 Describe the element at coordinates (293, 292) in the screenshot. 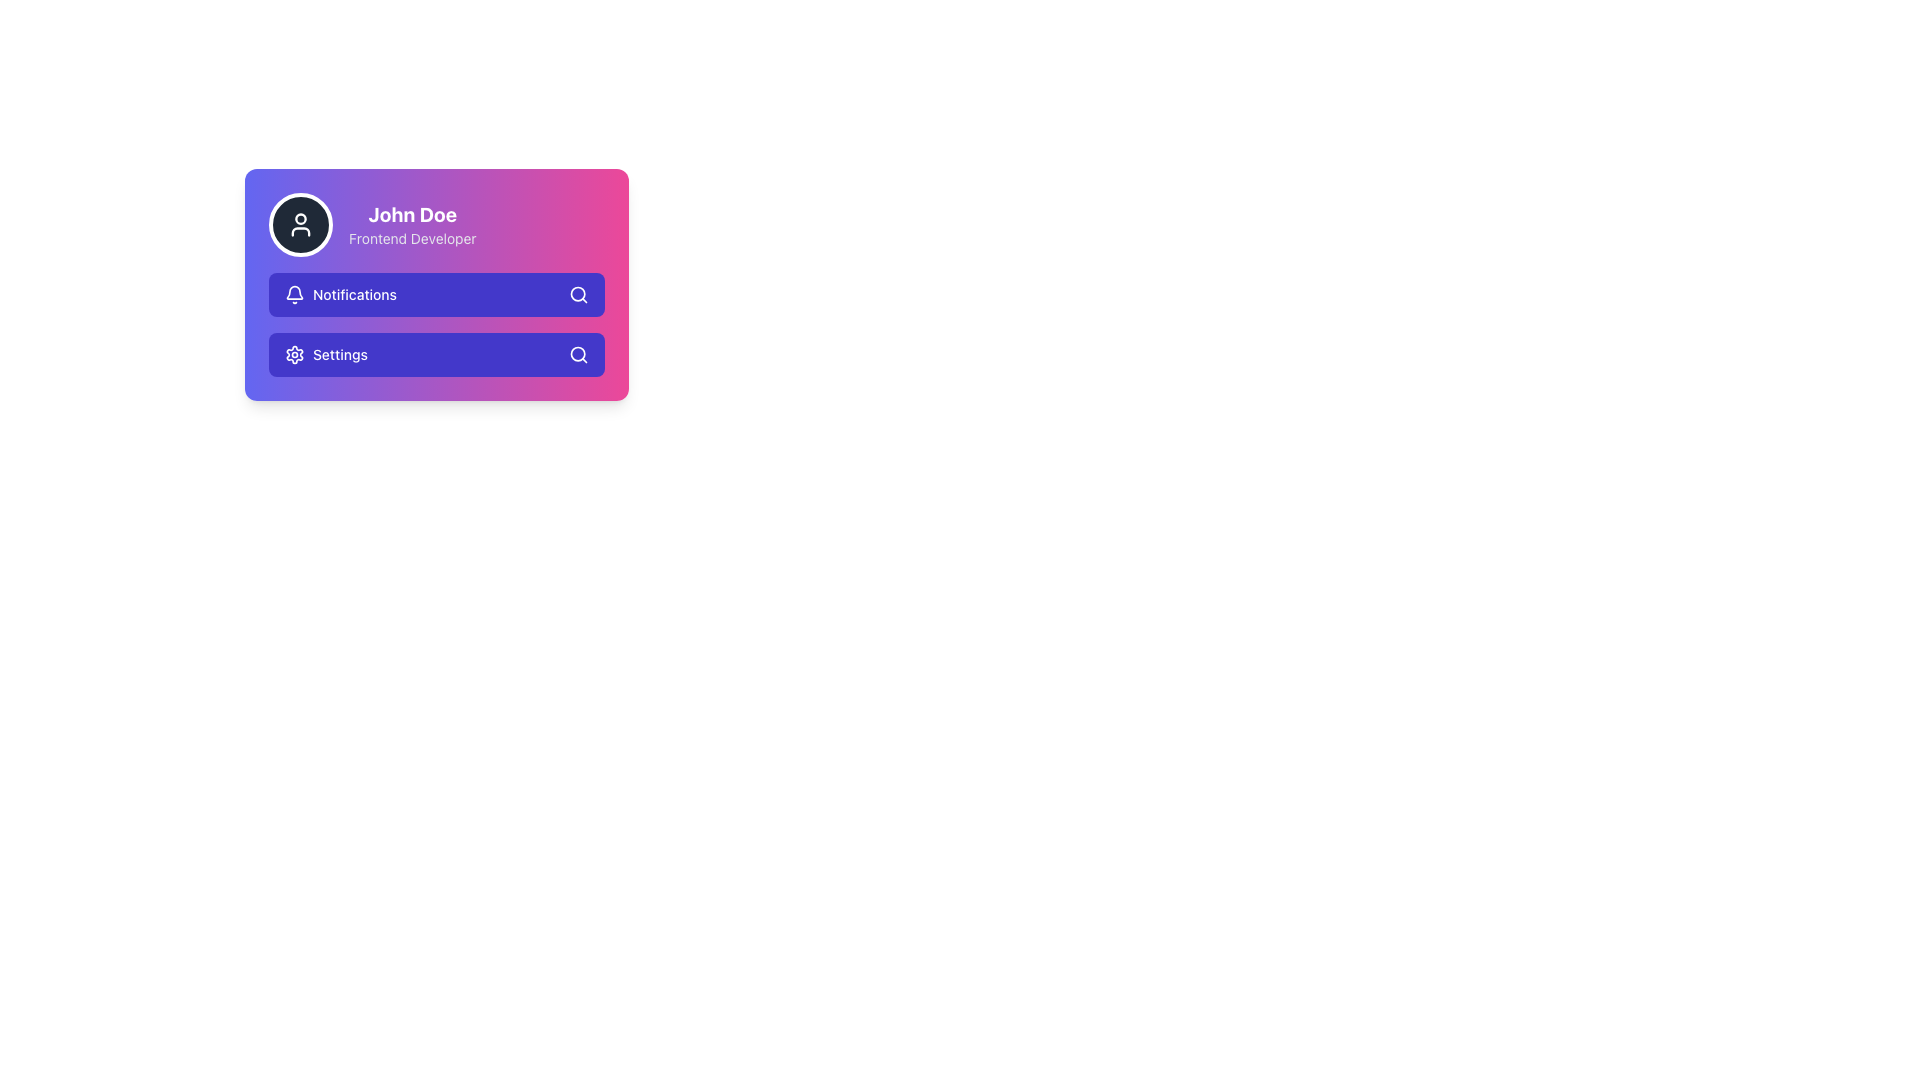

I see `the notification icon located in the top action section of the rectangular card interface, adjacent to the text 'Notifications', to interact with it` at that location.